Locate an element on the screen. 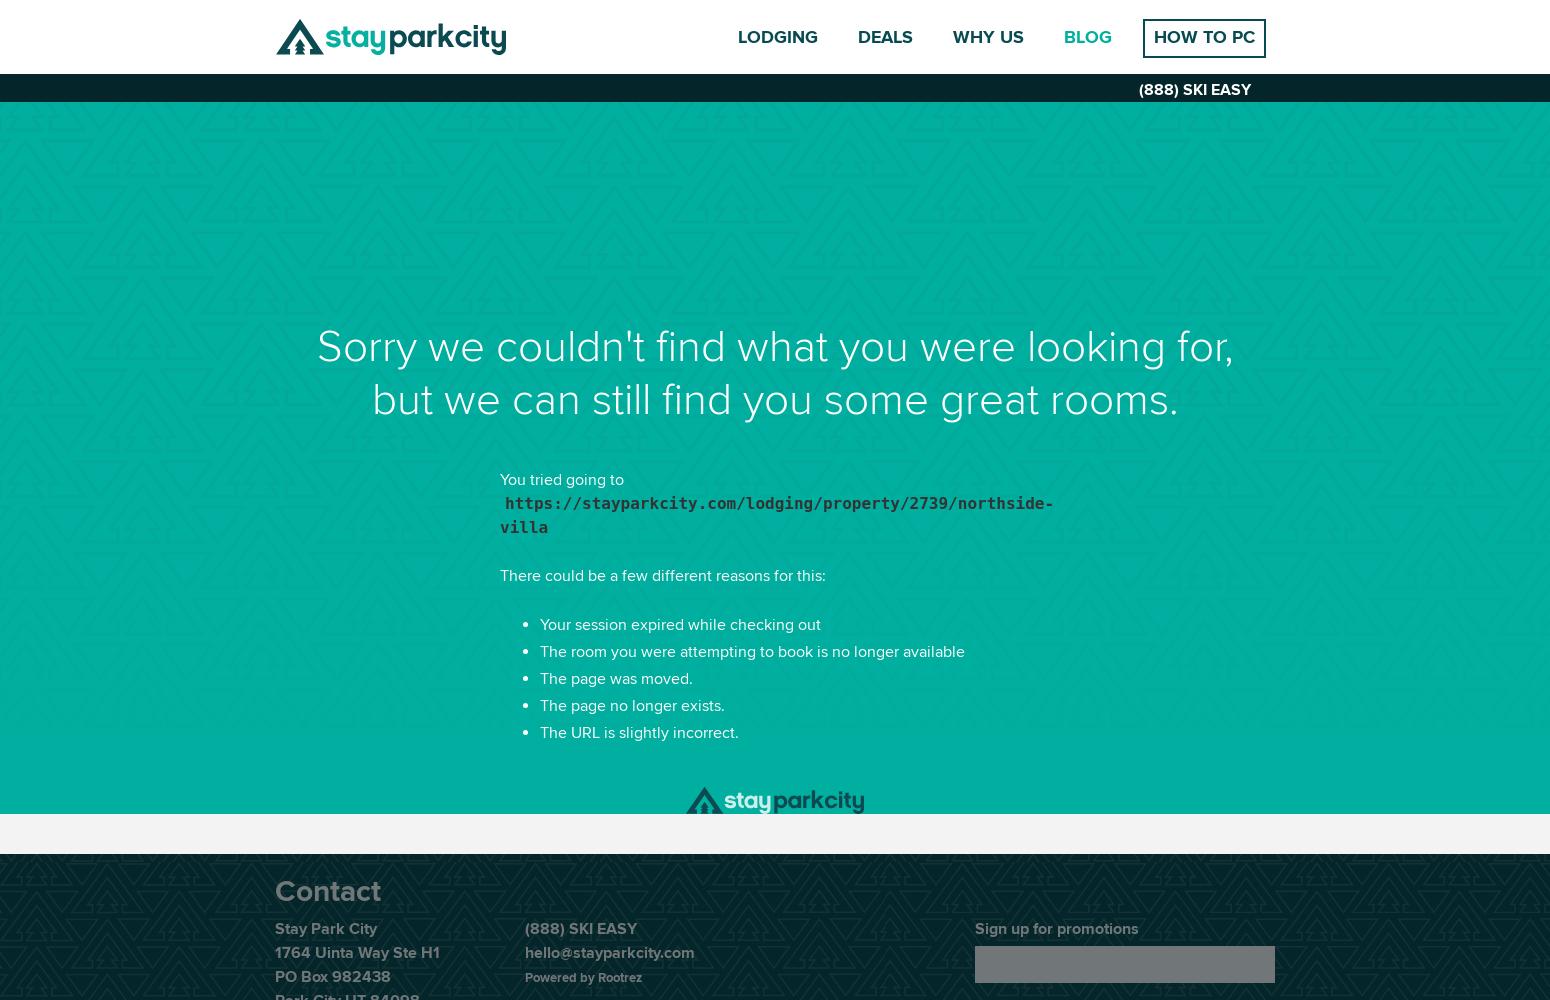 The image size is (1550, 1000). '1764 Uinta Way Ste H1' is located at coordinates (356, 952).